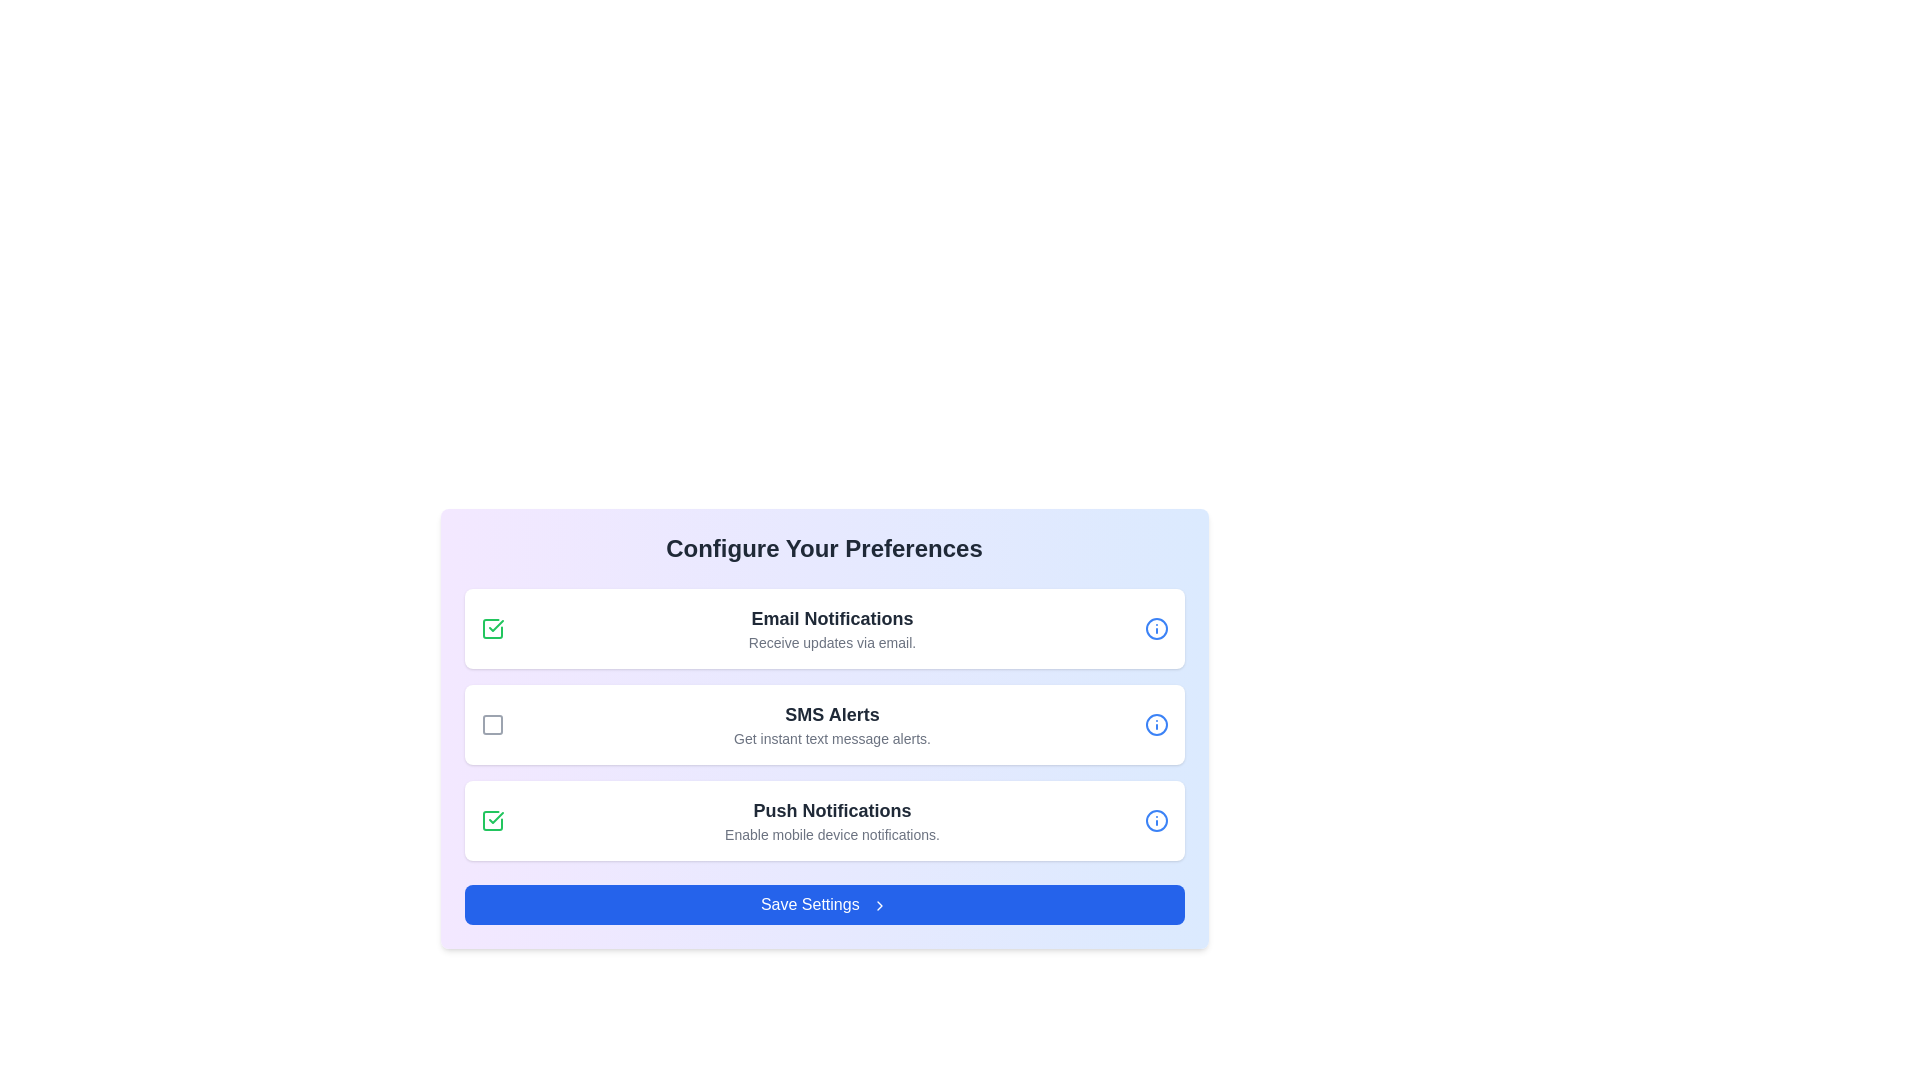 The height and width of the screenshot is (1080, 1920). What do you see at coordinates (832, 643) in the screenshot?
I see `the descriptive text element that explains the purpose of the 'Email Notifications' option, located directly below the heading 'Email Notifications'` at bounding box center [832, 643].